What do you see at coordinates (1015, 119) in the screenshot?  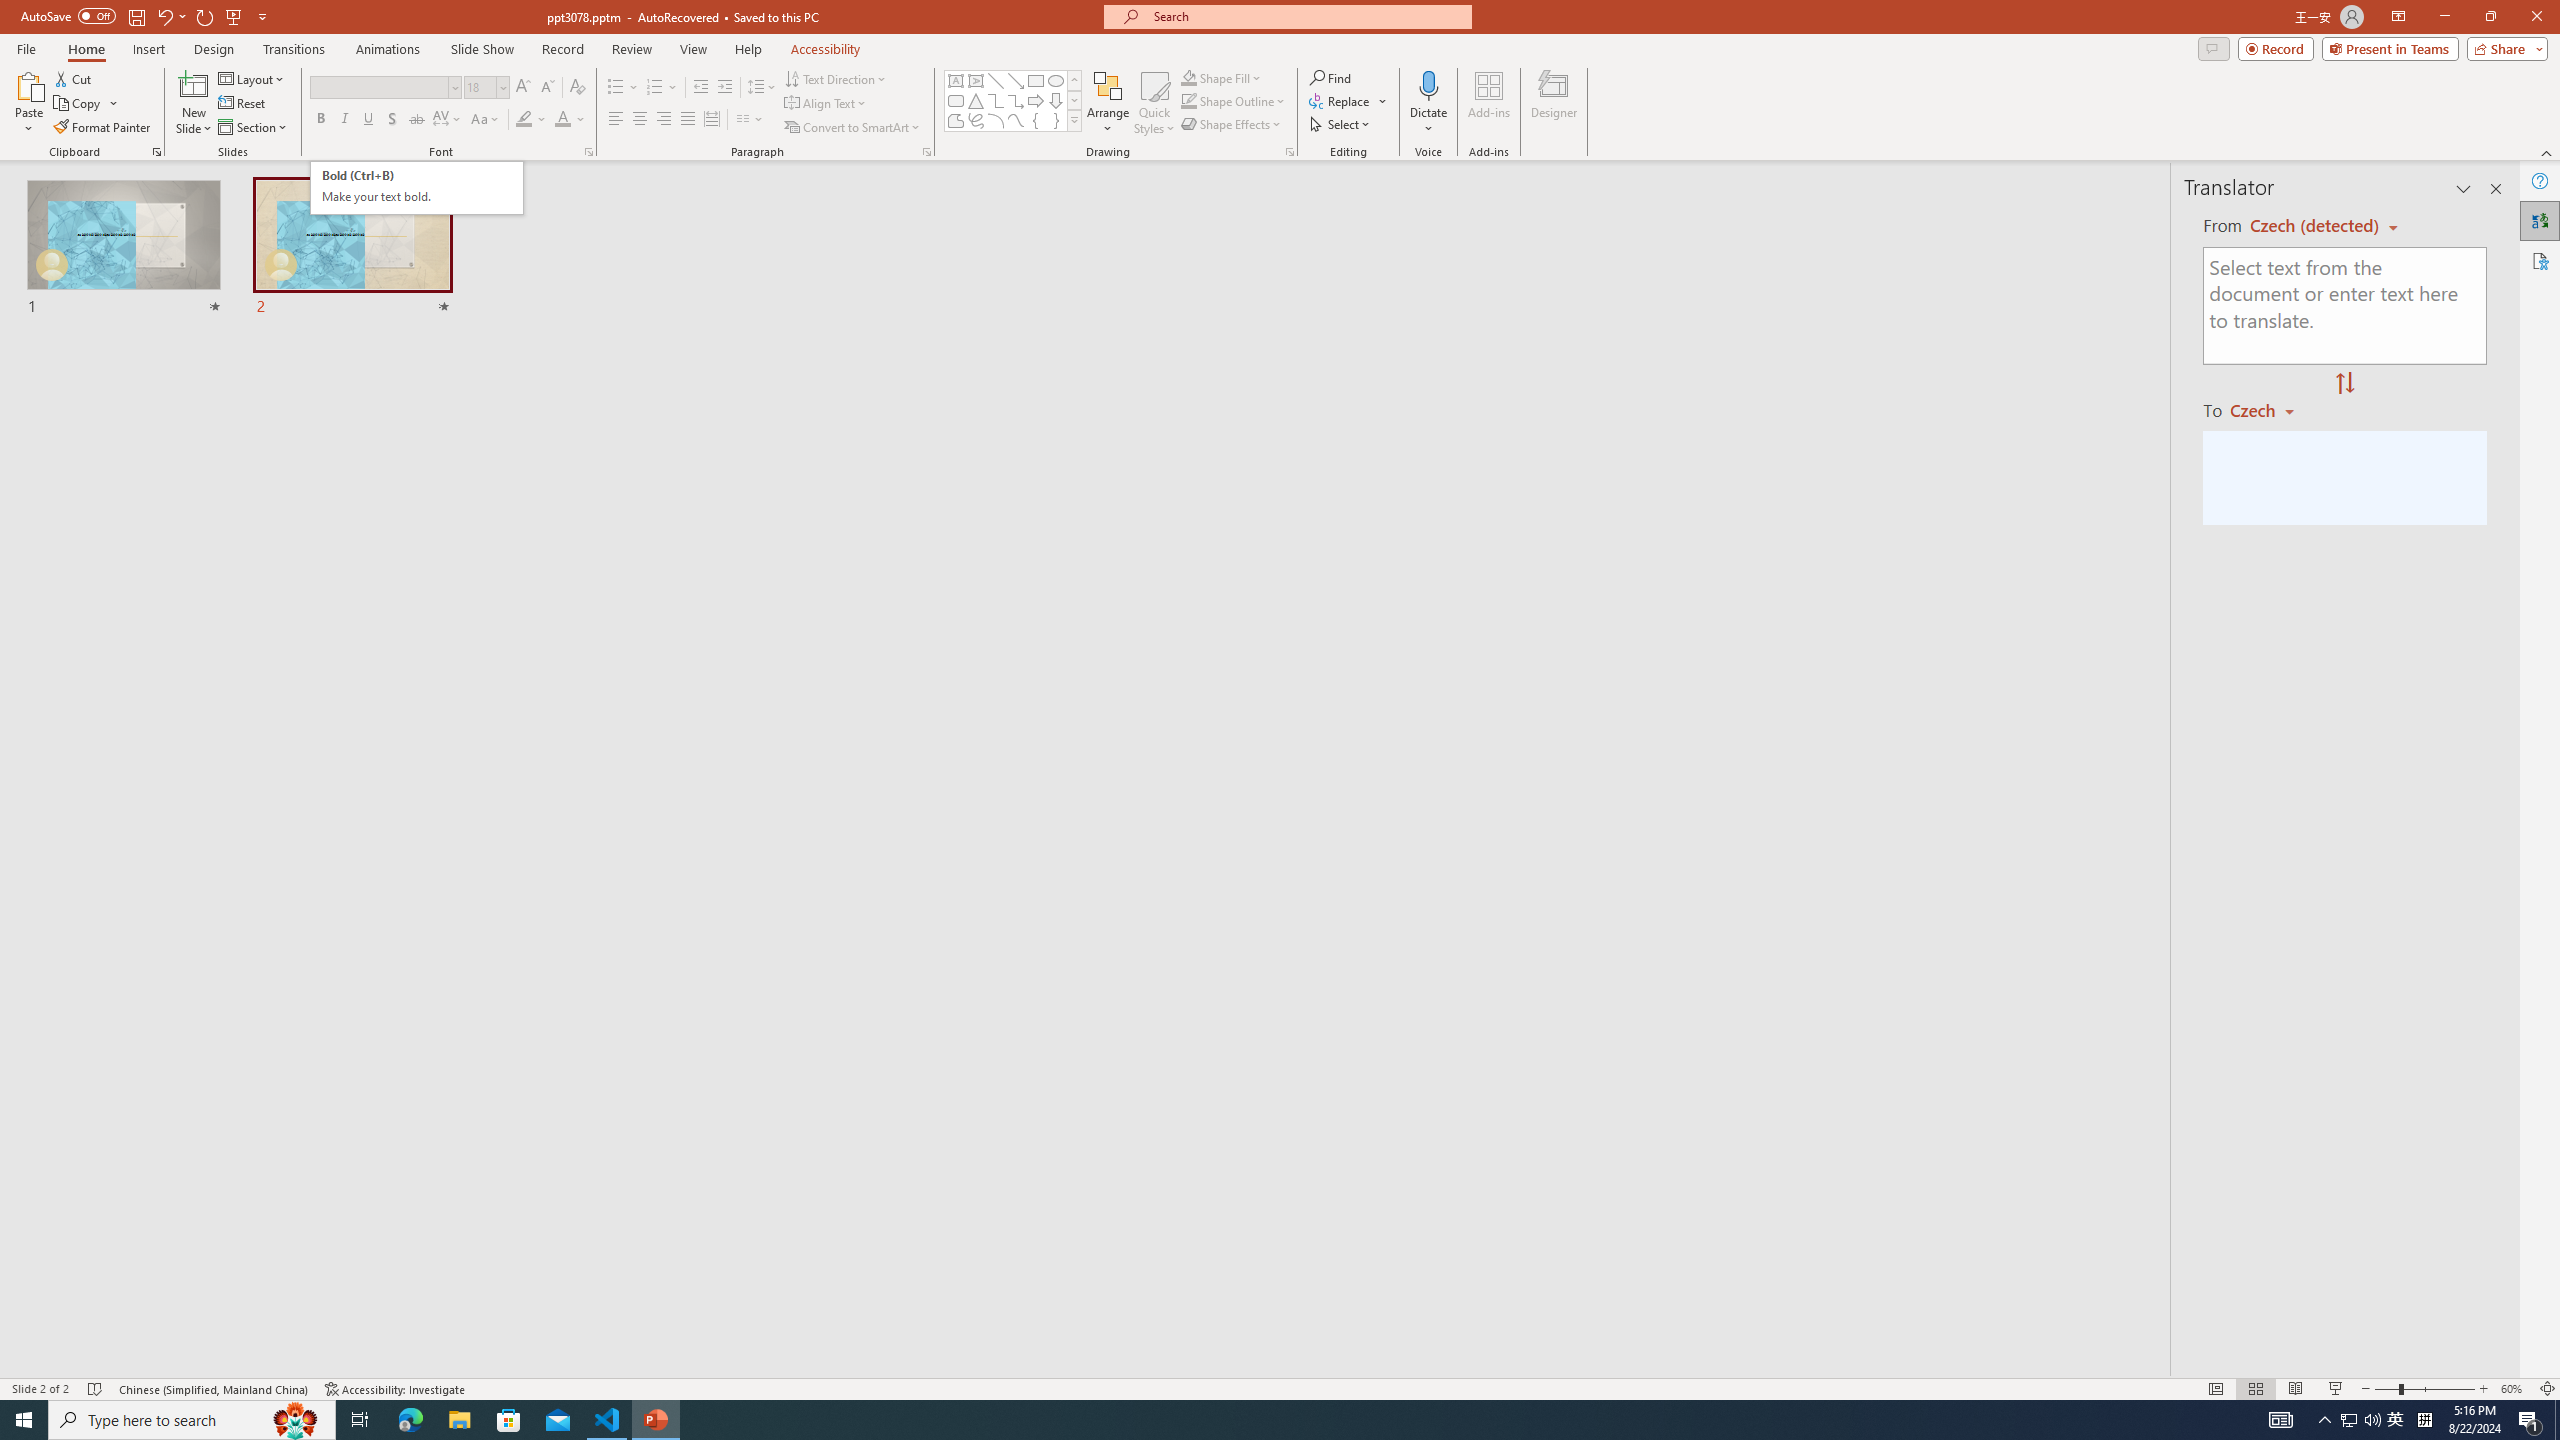 I see `'Curve'` at bounding box center [1015, 119].